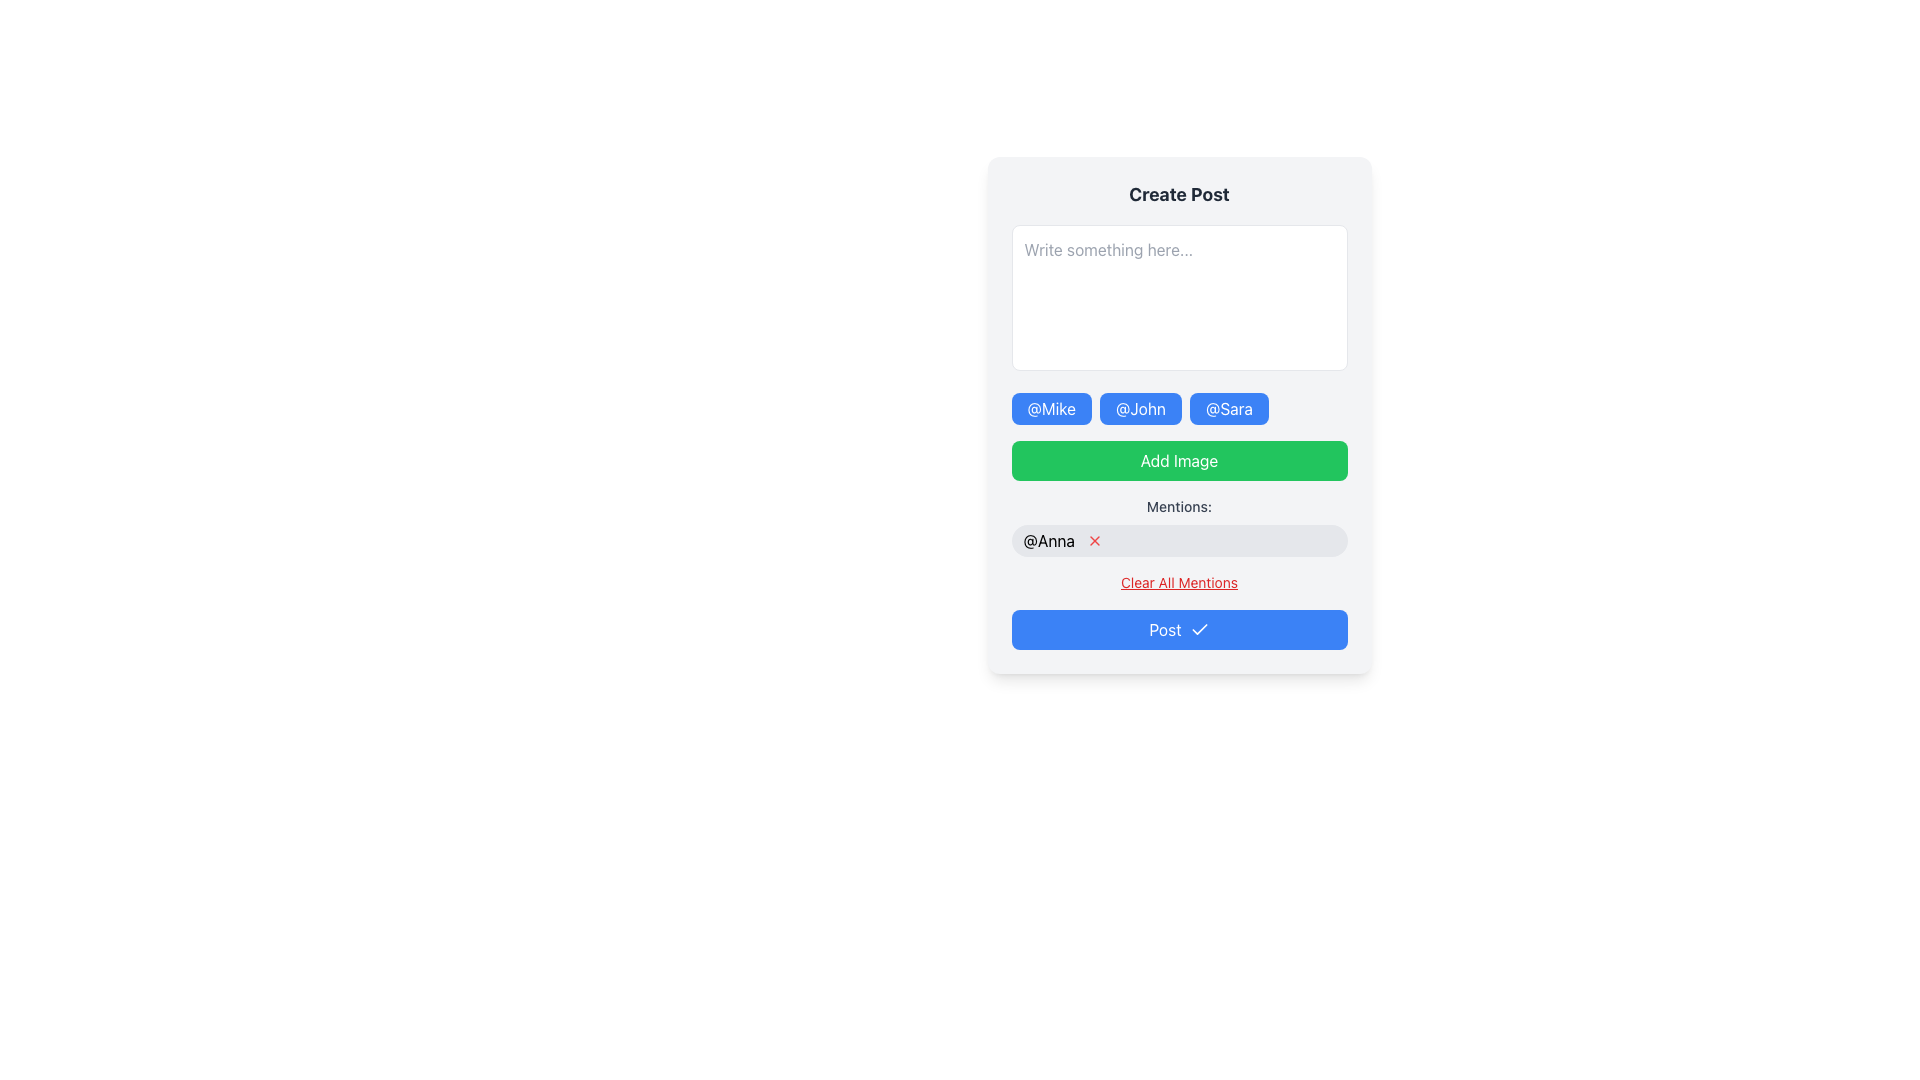 This screenshot has width=1920, height=1080. What do you see at coordinates (1179, 461) in the screenshot?
I see `the centrally located button that allows the user` at bounding box center [1179, 461].